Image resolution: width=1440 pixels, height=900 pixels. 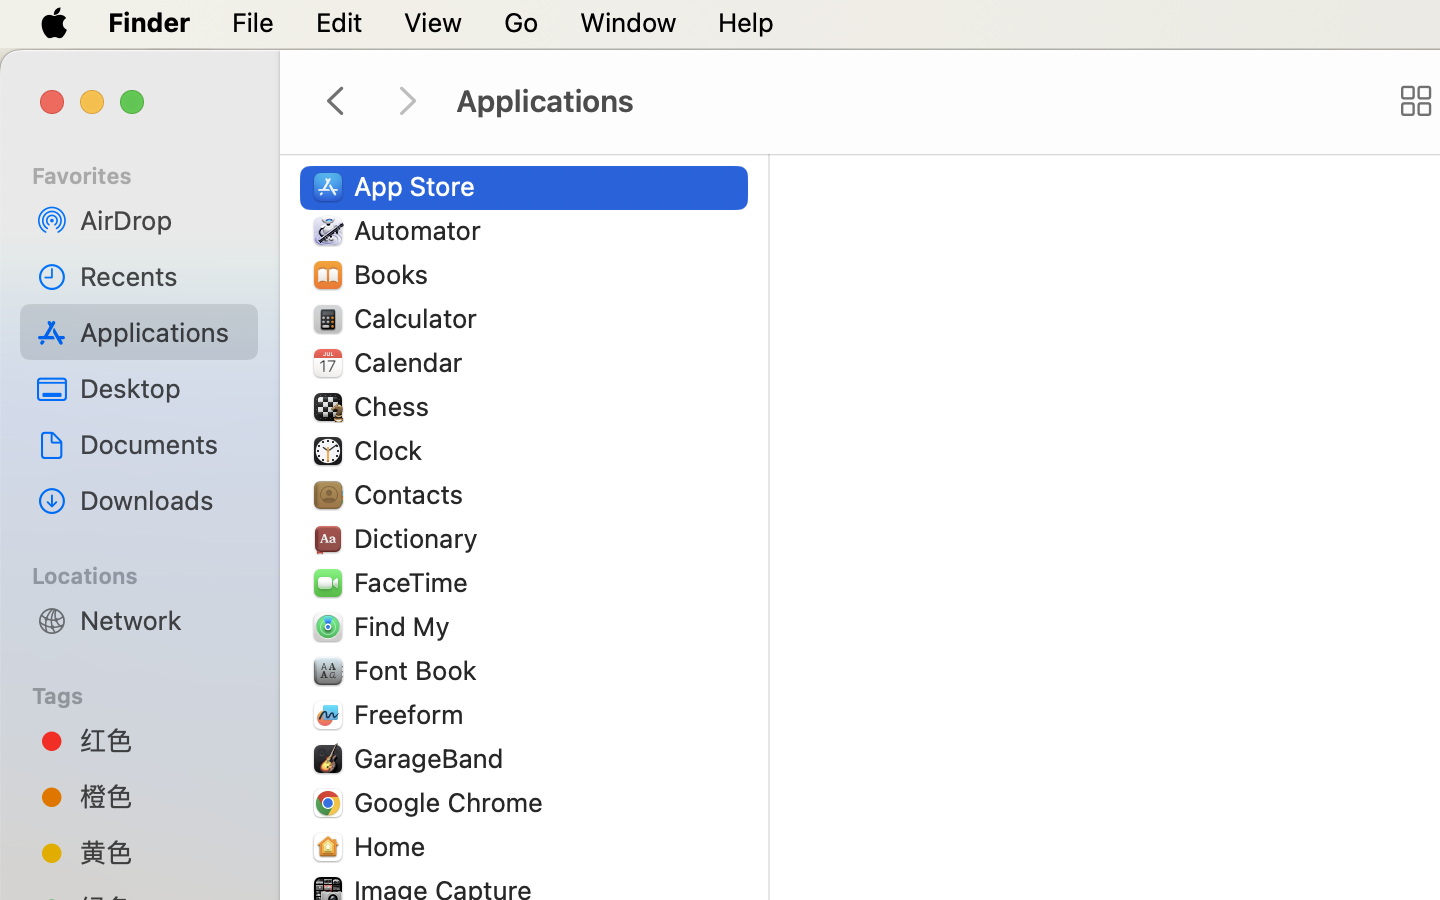 I want to click on 'Favorites', so click(x=150, y=172).